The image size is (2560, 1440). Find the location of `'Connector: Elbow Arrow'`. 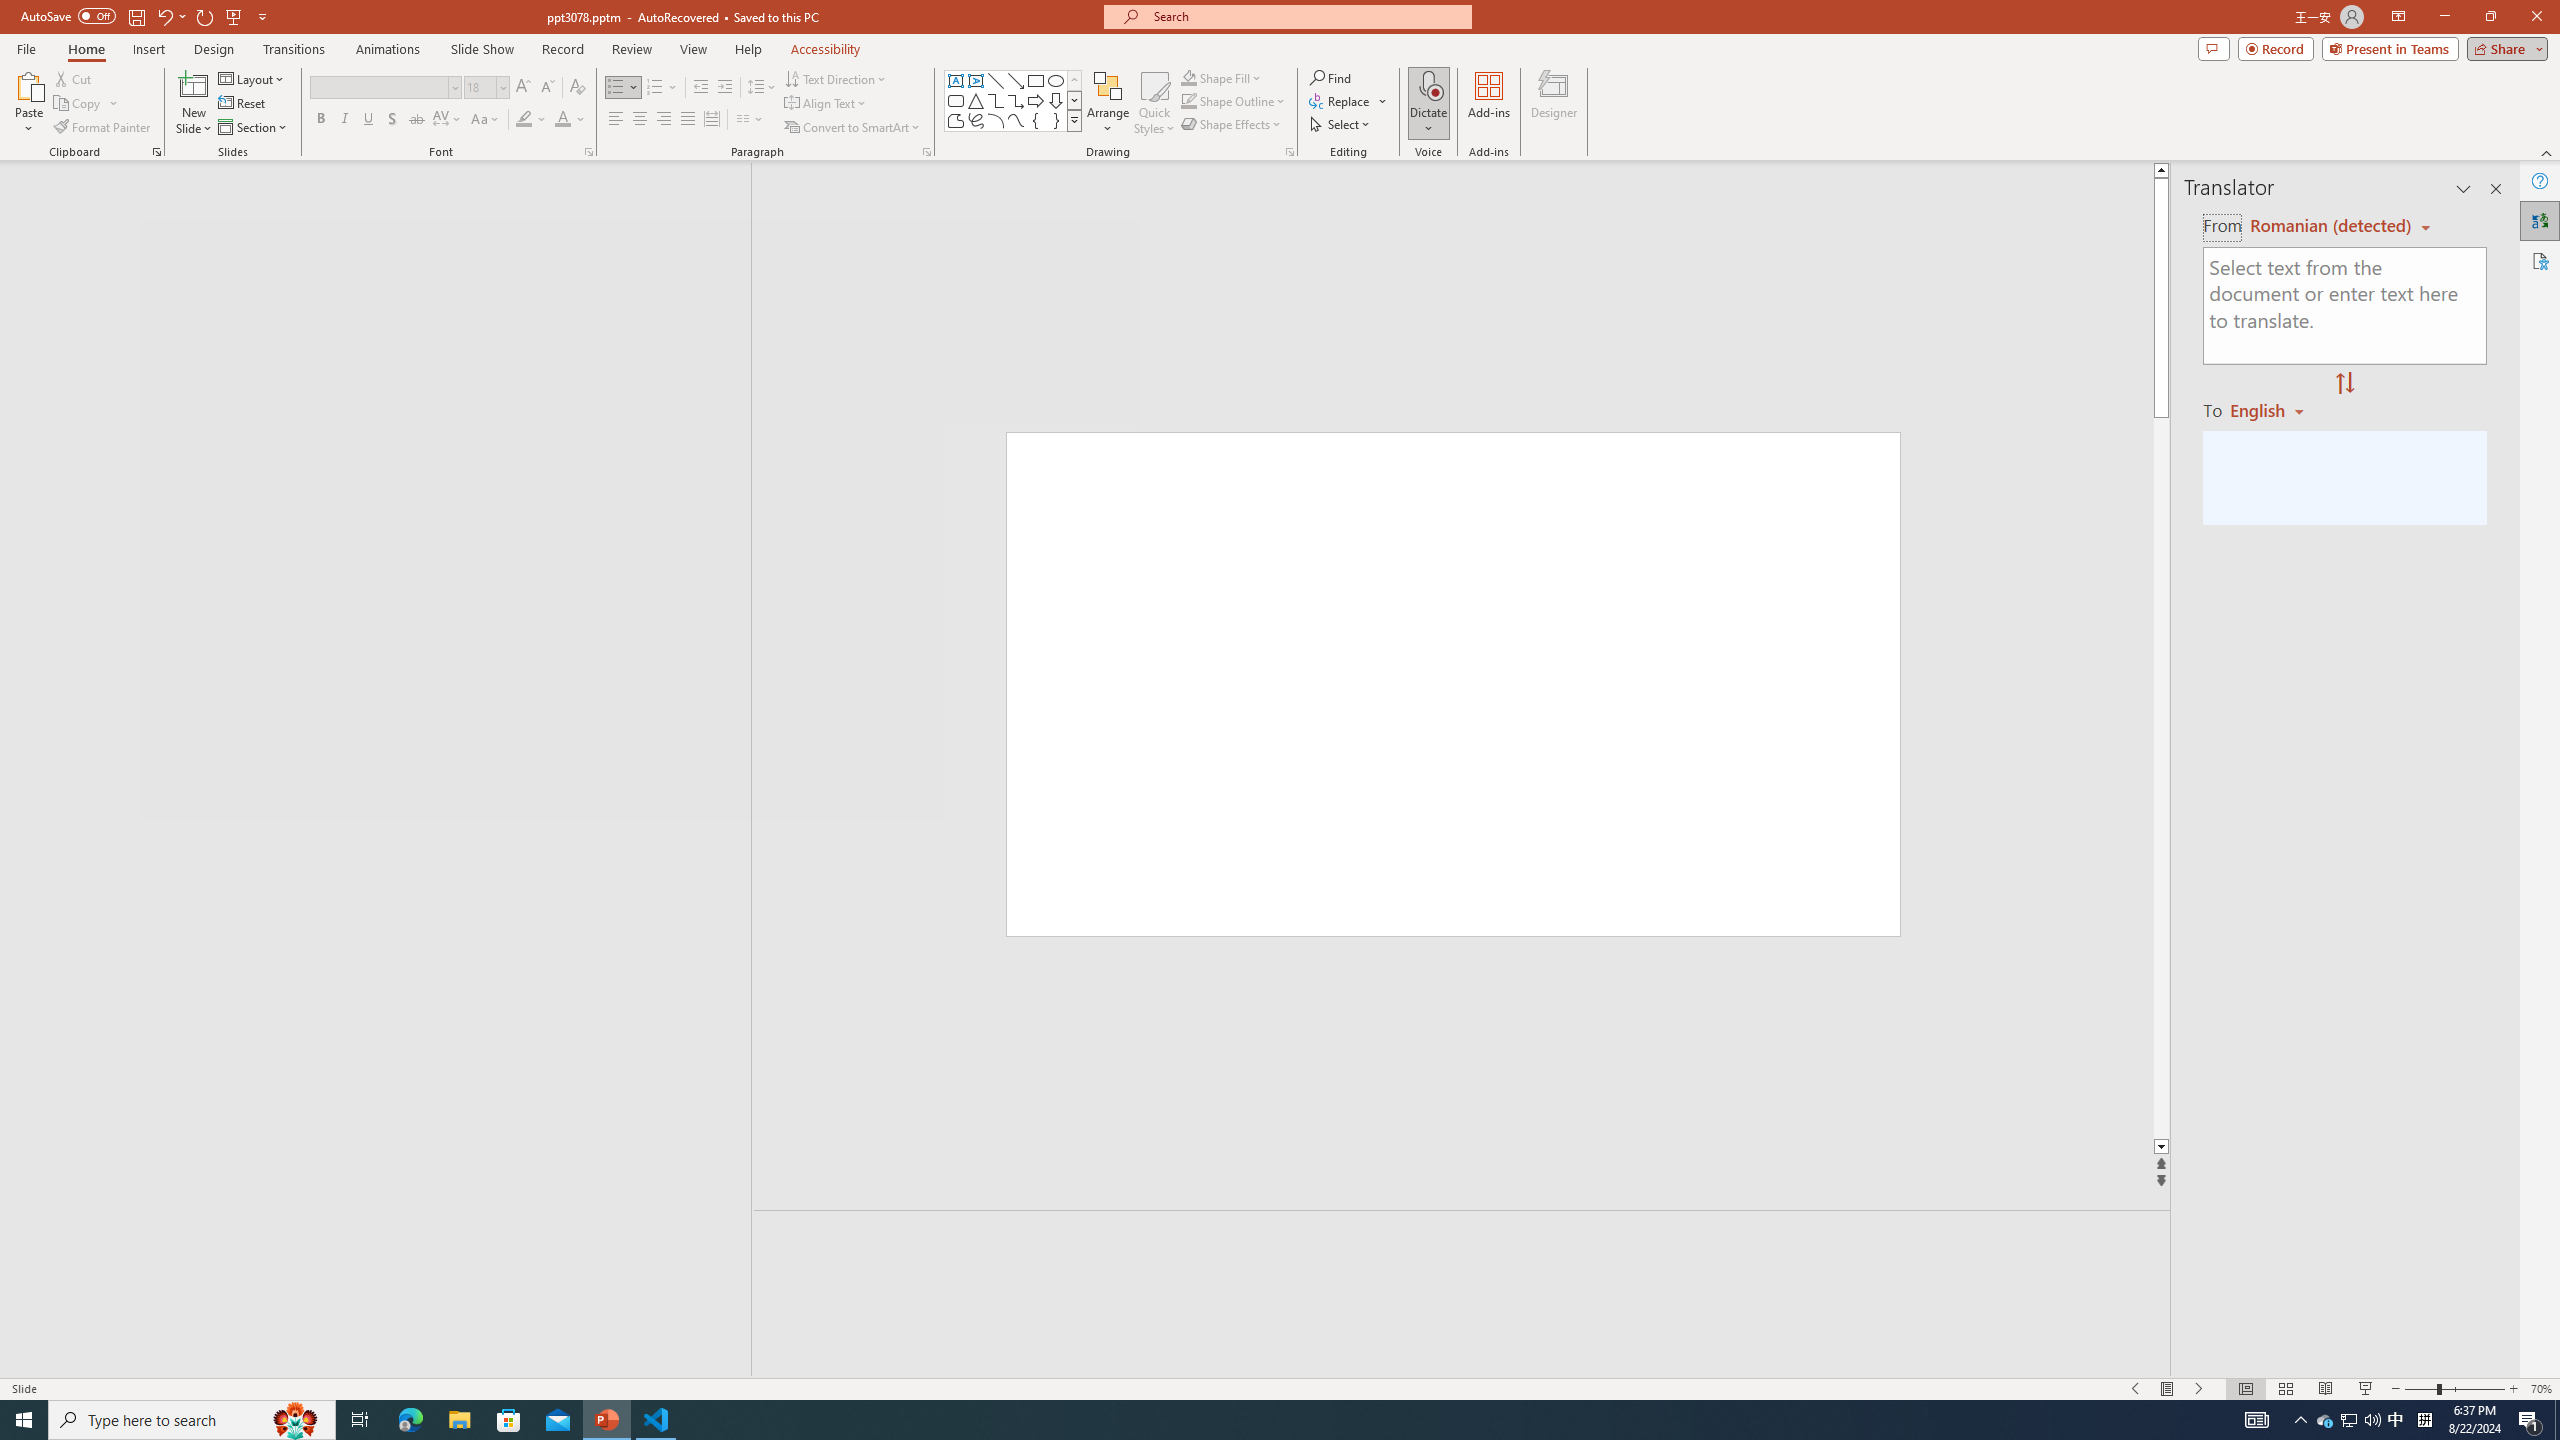

'Connector: Elbow Arrow' is located at coordinates (1015, 99).